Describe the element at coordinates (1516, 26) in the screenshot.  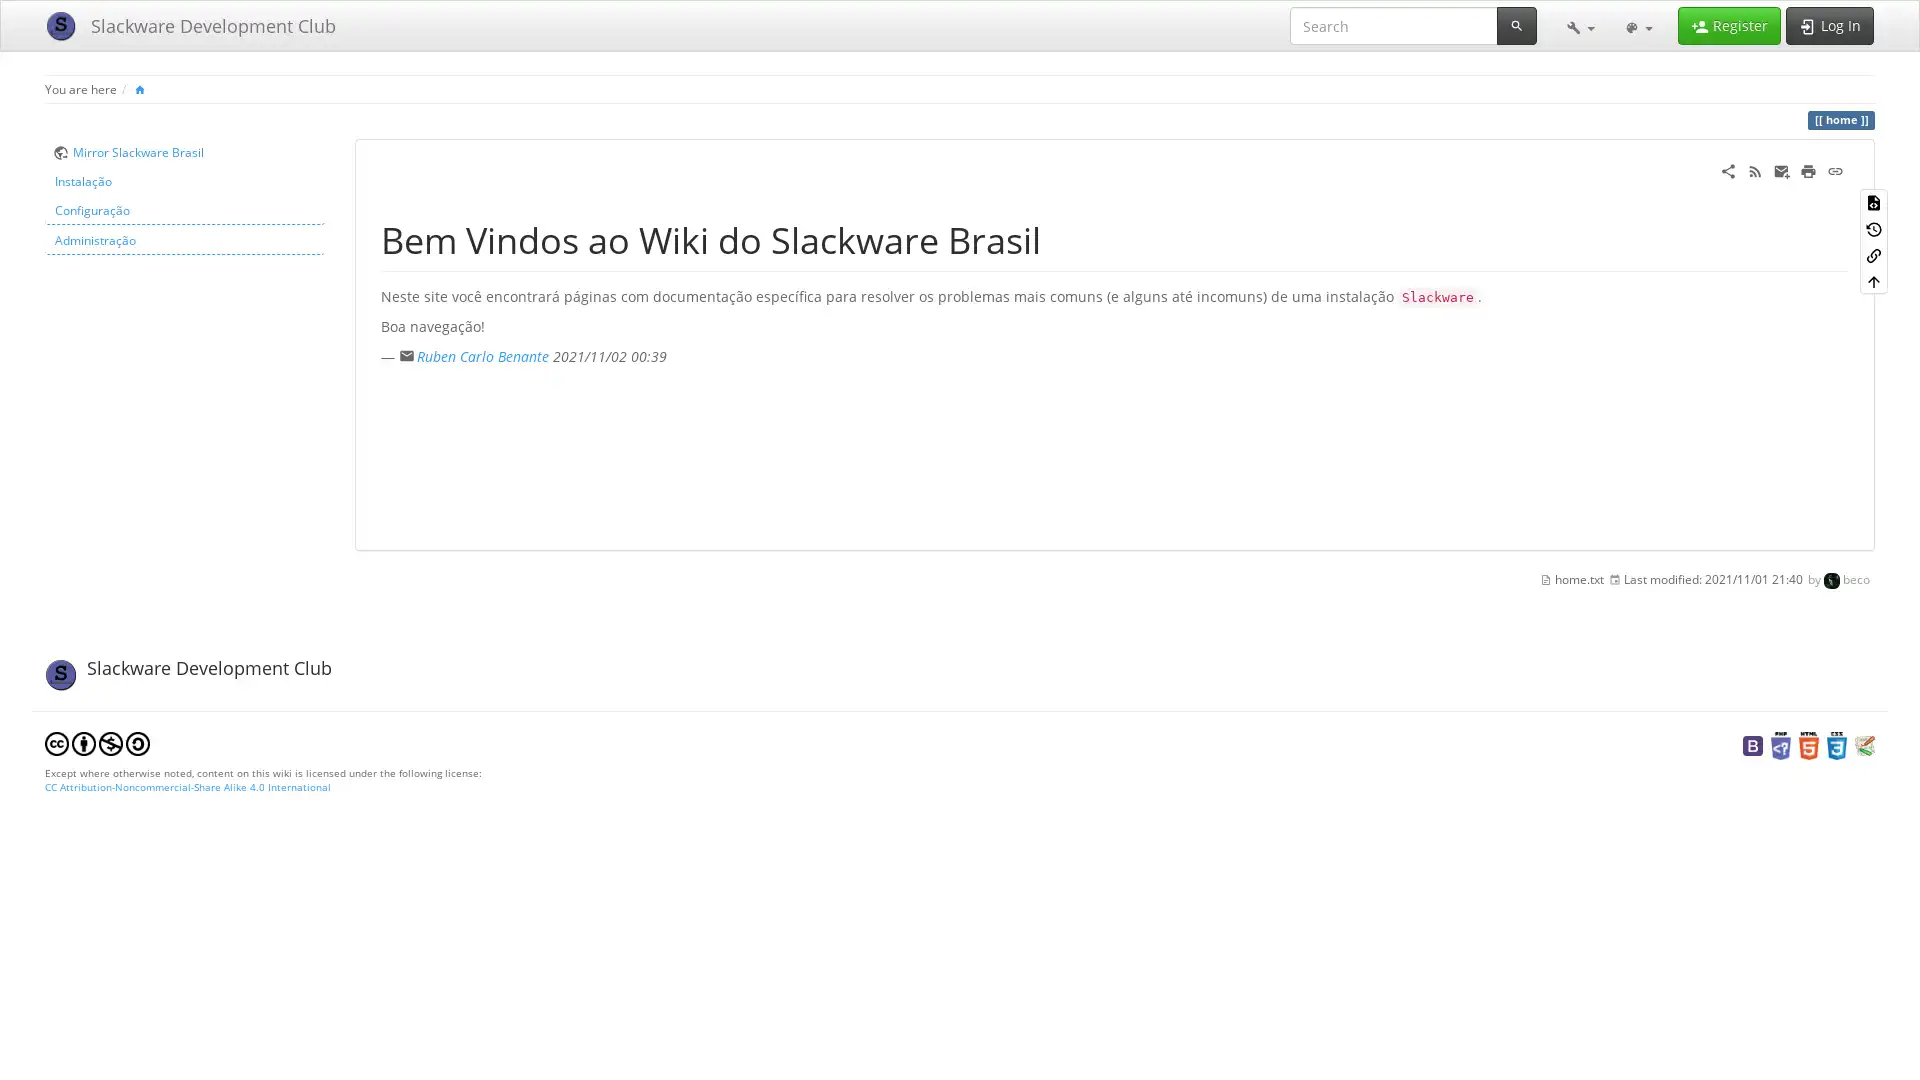
I see `Search` at that location.